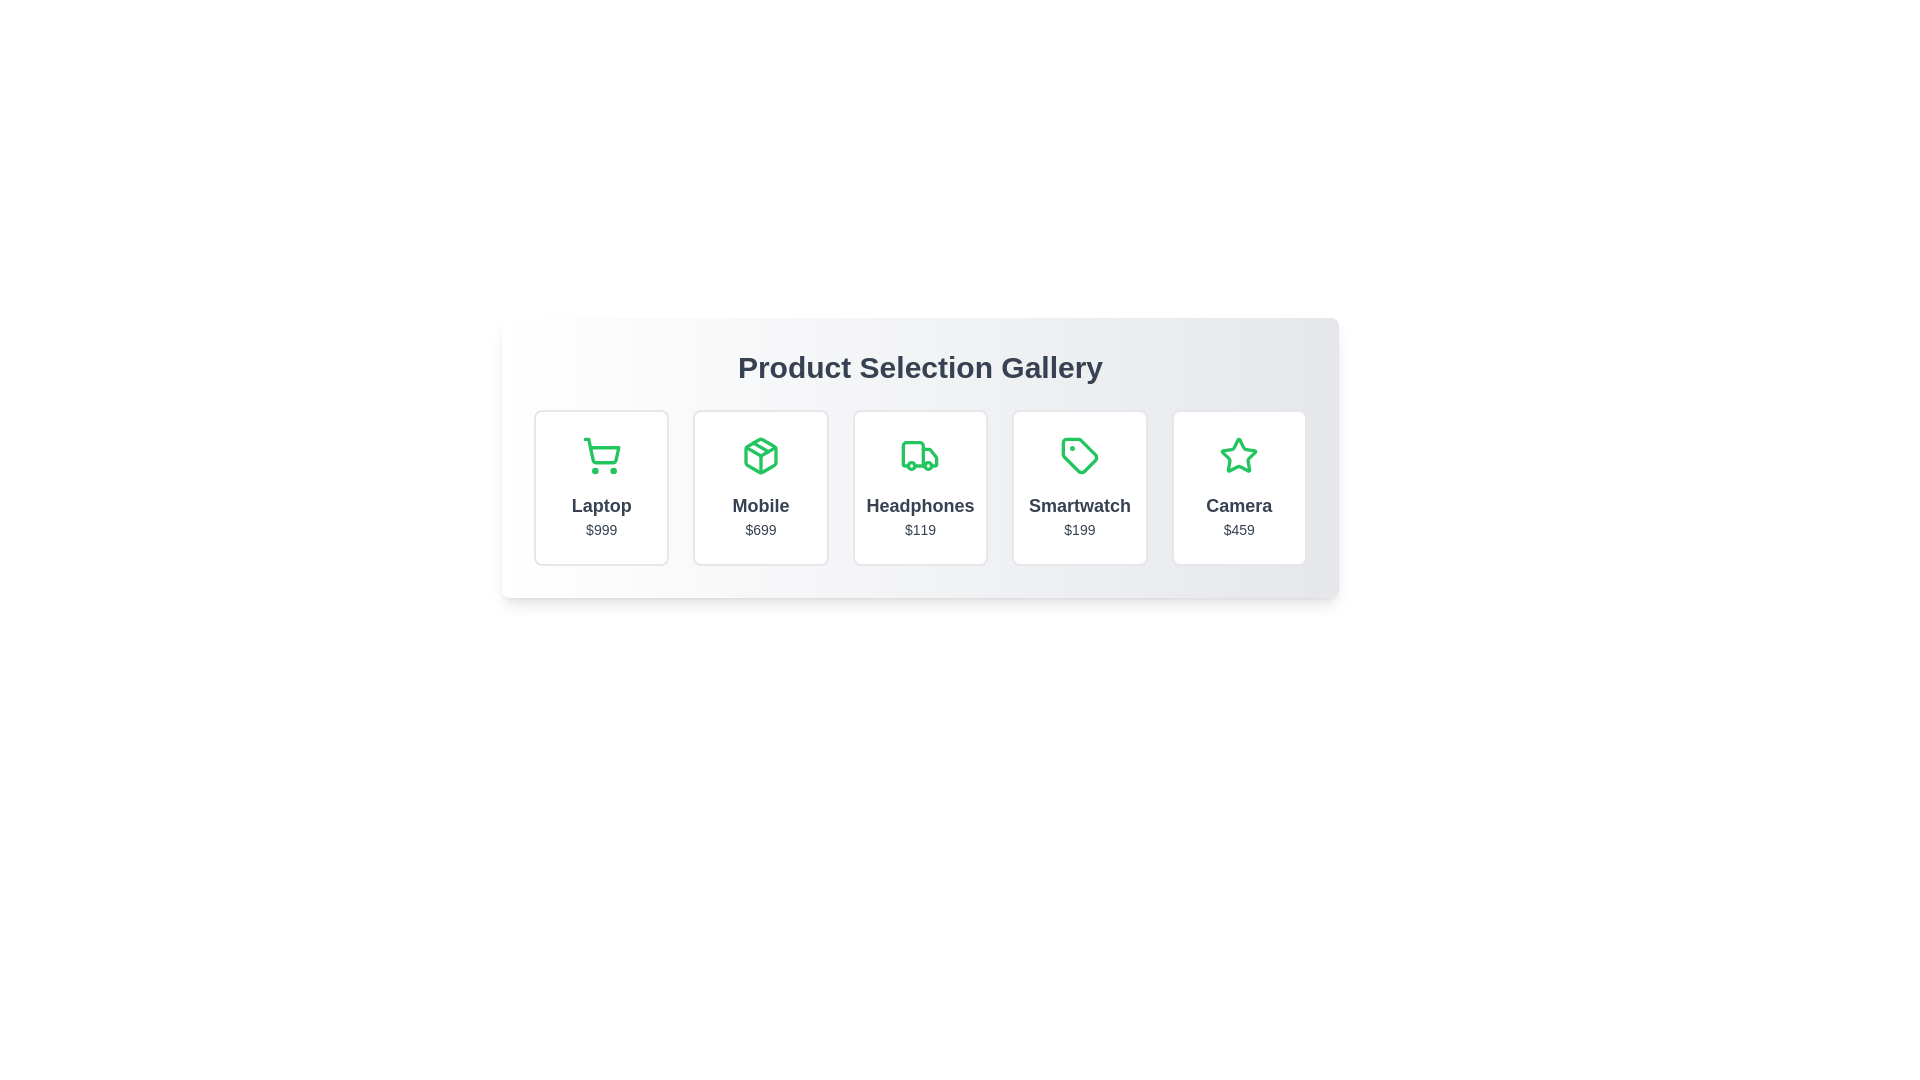 Image resolution: width=1920 pixels, height=1080 pixels. What do you see at coordinates (1238, 515) in the screenshot?
I see `text content of the product display area labeled 'Camera', located in the bottom section of the product card on the far right of the product grid, below a green star icon` at bounding box center [1238, 515].